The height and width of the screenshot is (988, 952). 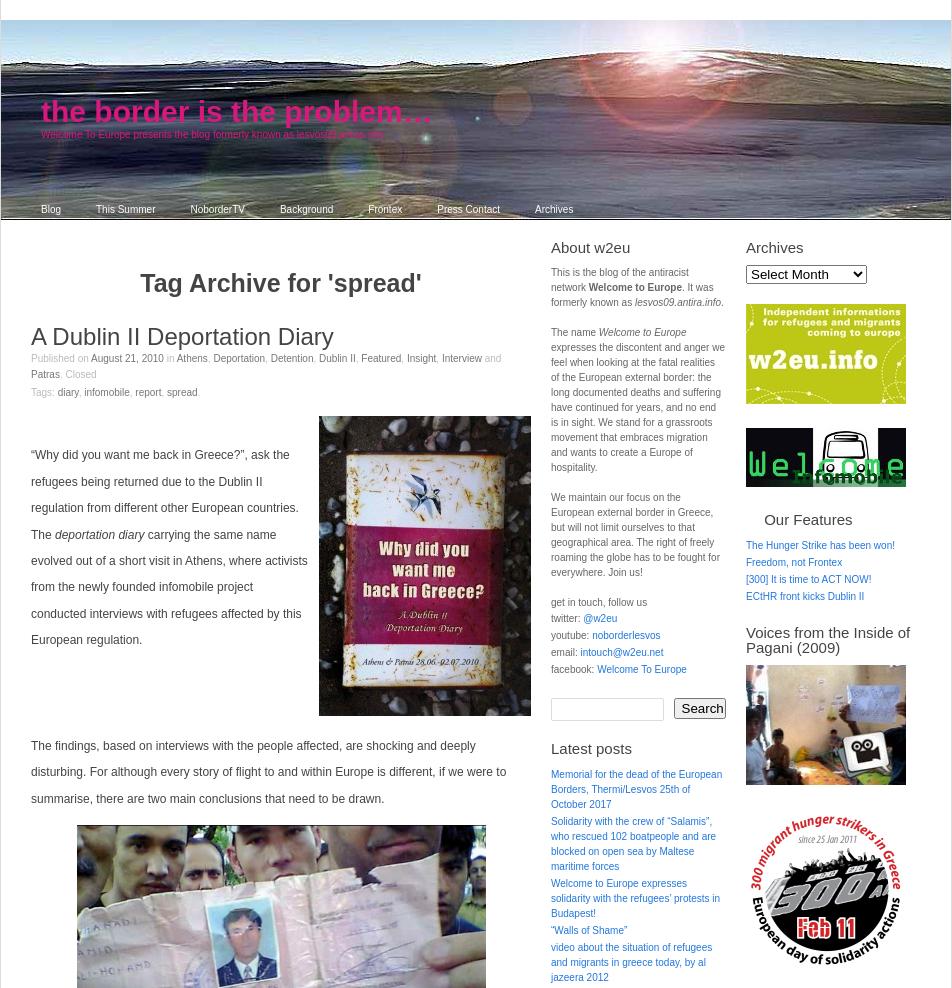 I want to click on 'Latest posts', so click(x=591, y=747).